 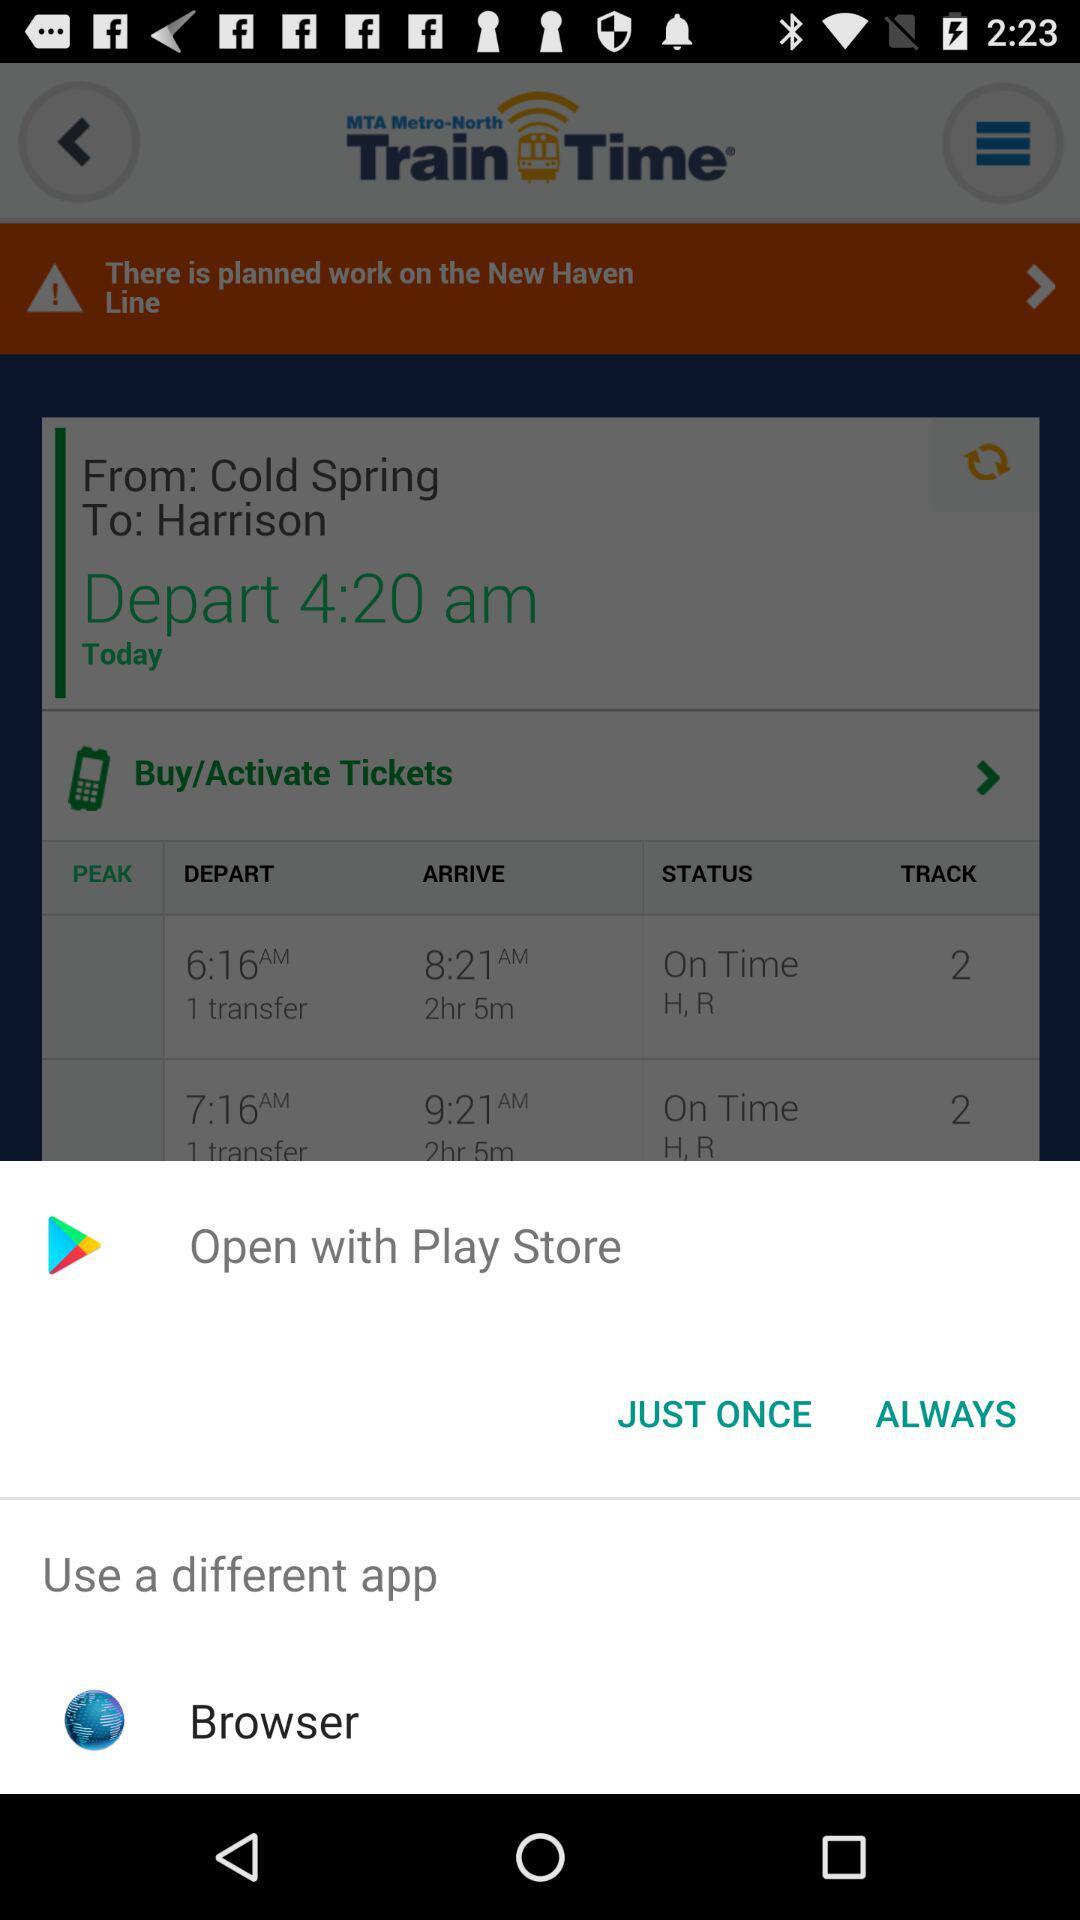 I want to click on the always, so click(x=945, y=1411).